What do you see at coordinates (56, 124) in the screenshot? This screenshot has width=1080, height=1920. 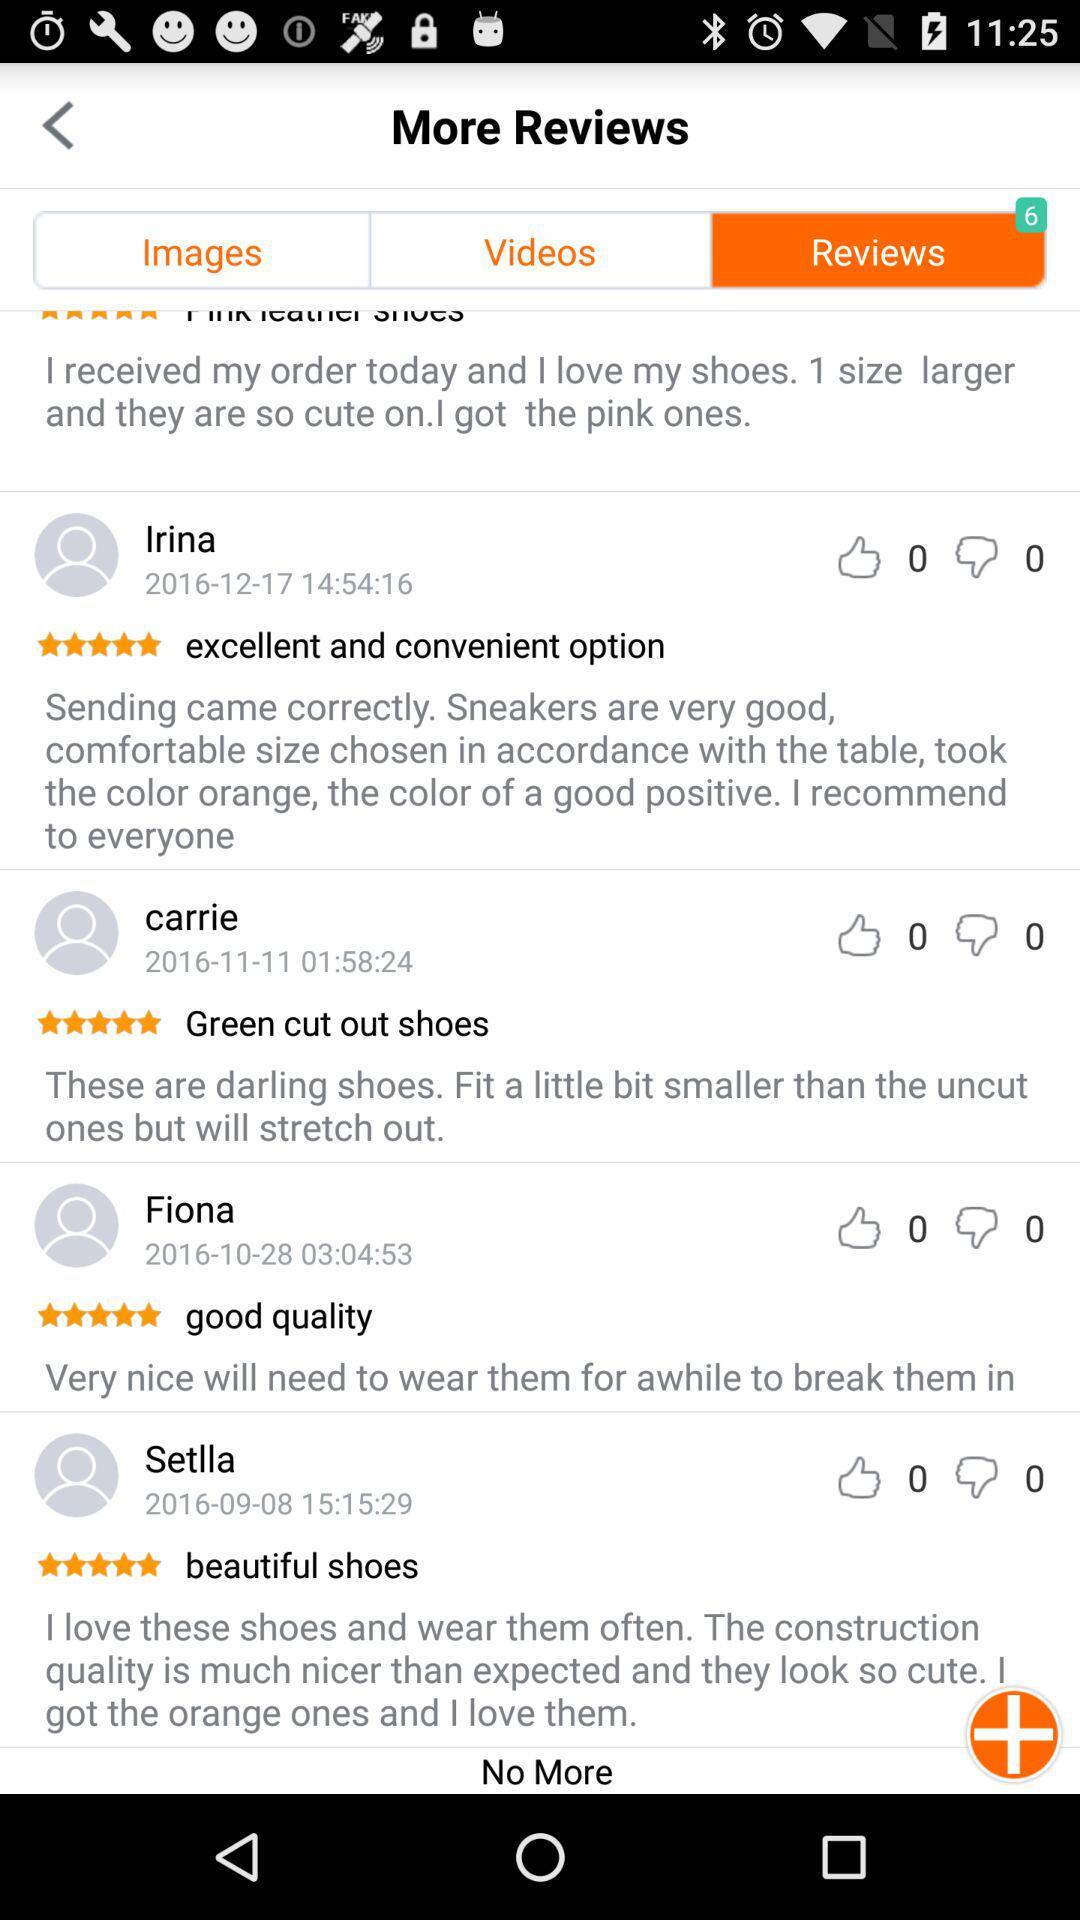 I see `app to the left of the more reviews app` at bounding box center [56, 124].